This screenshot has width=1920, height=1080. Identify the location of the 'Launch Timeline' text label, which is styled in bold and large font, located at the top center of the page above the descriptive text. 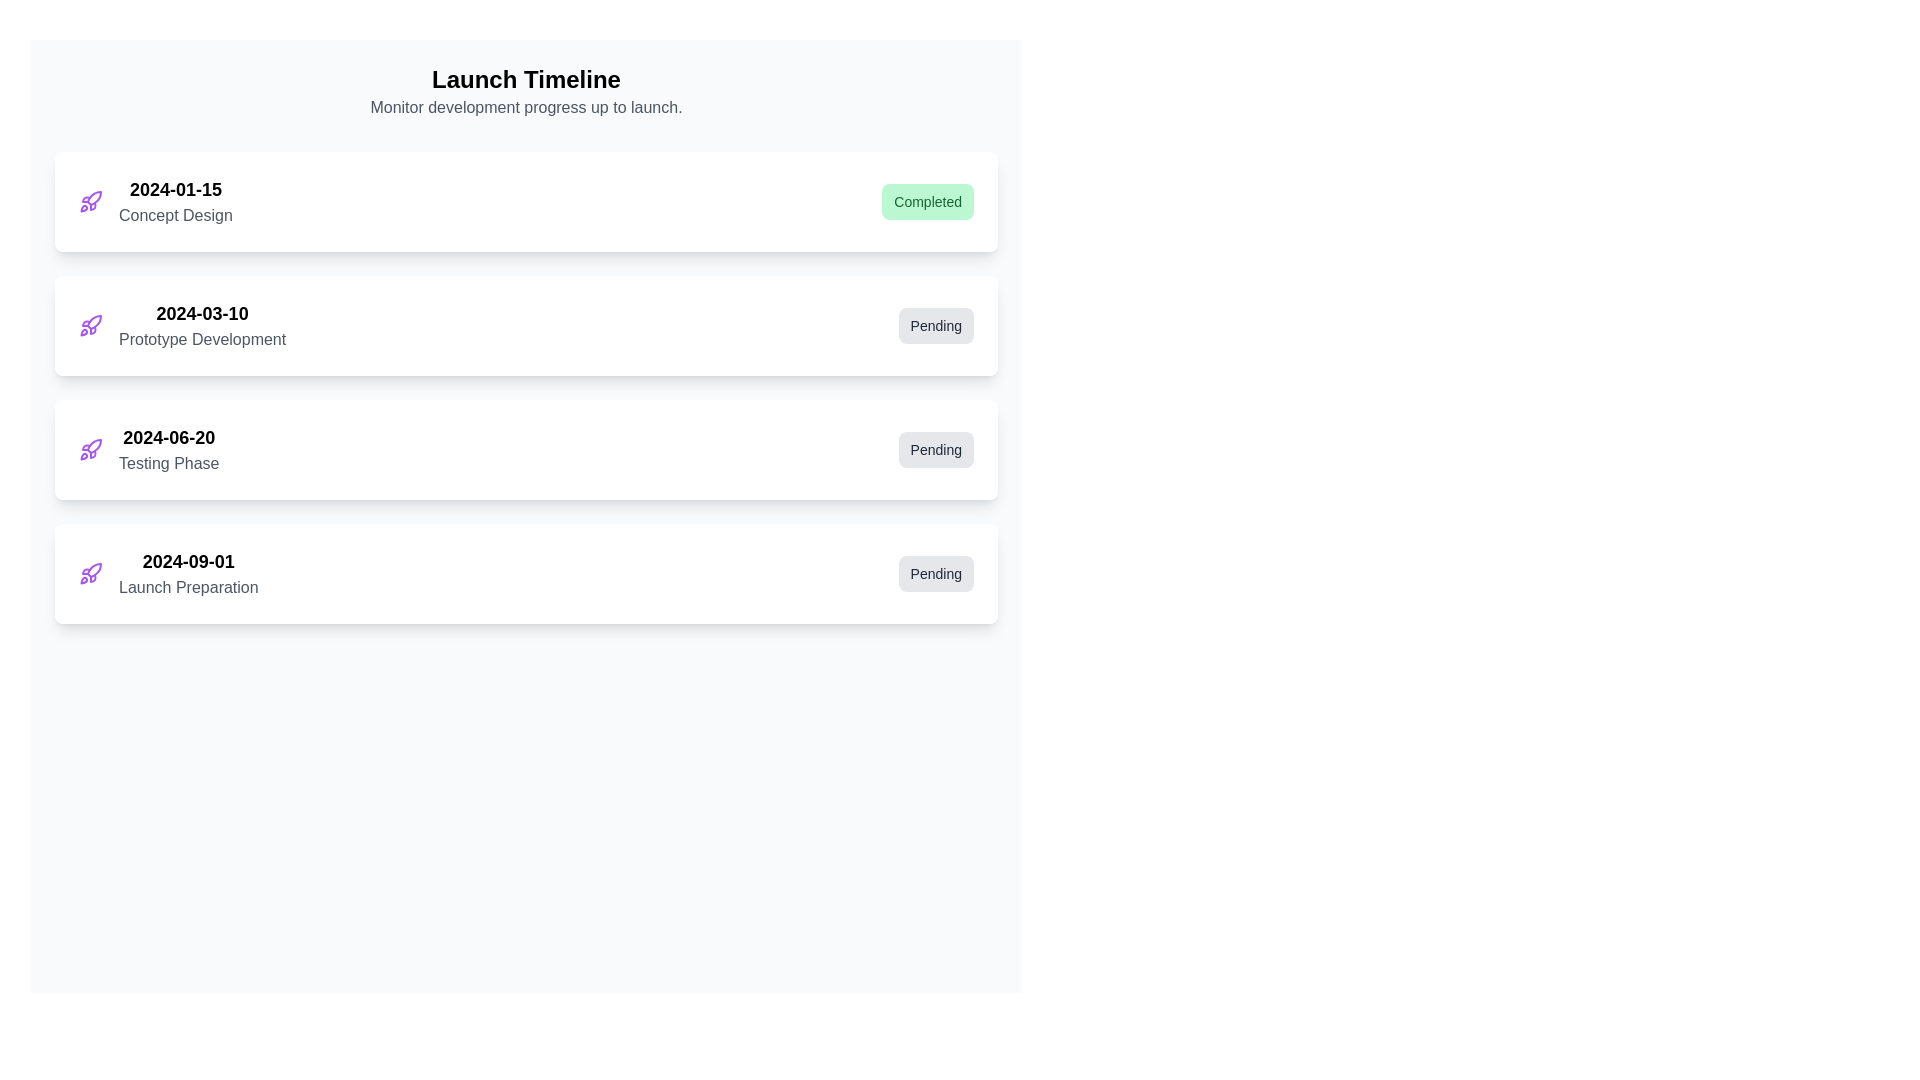
(526, 79).